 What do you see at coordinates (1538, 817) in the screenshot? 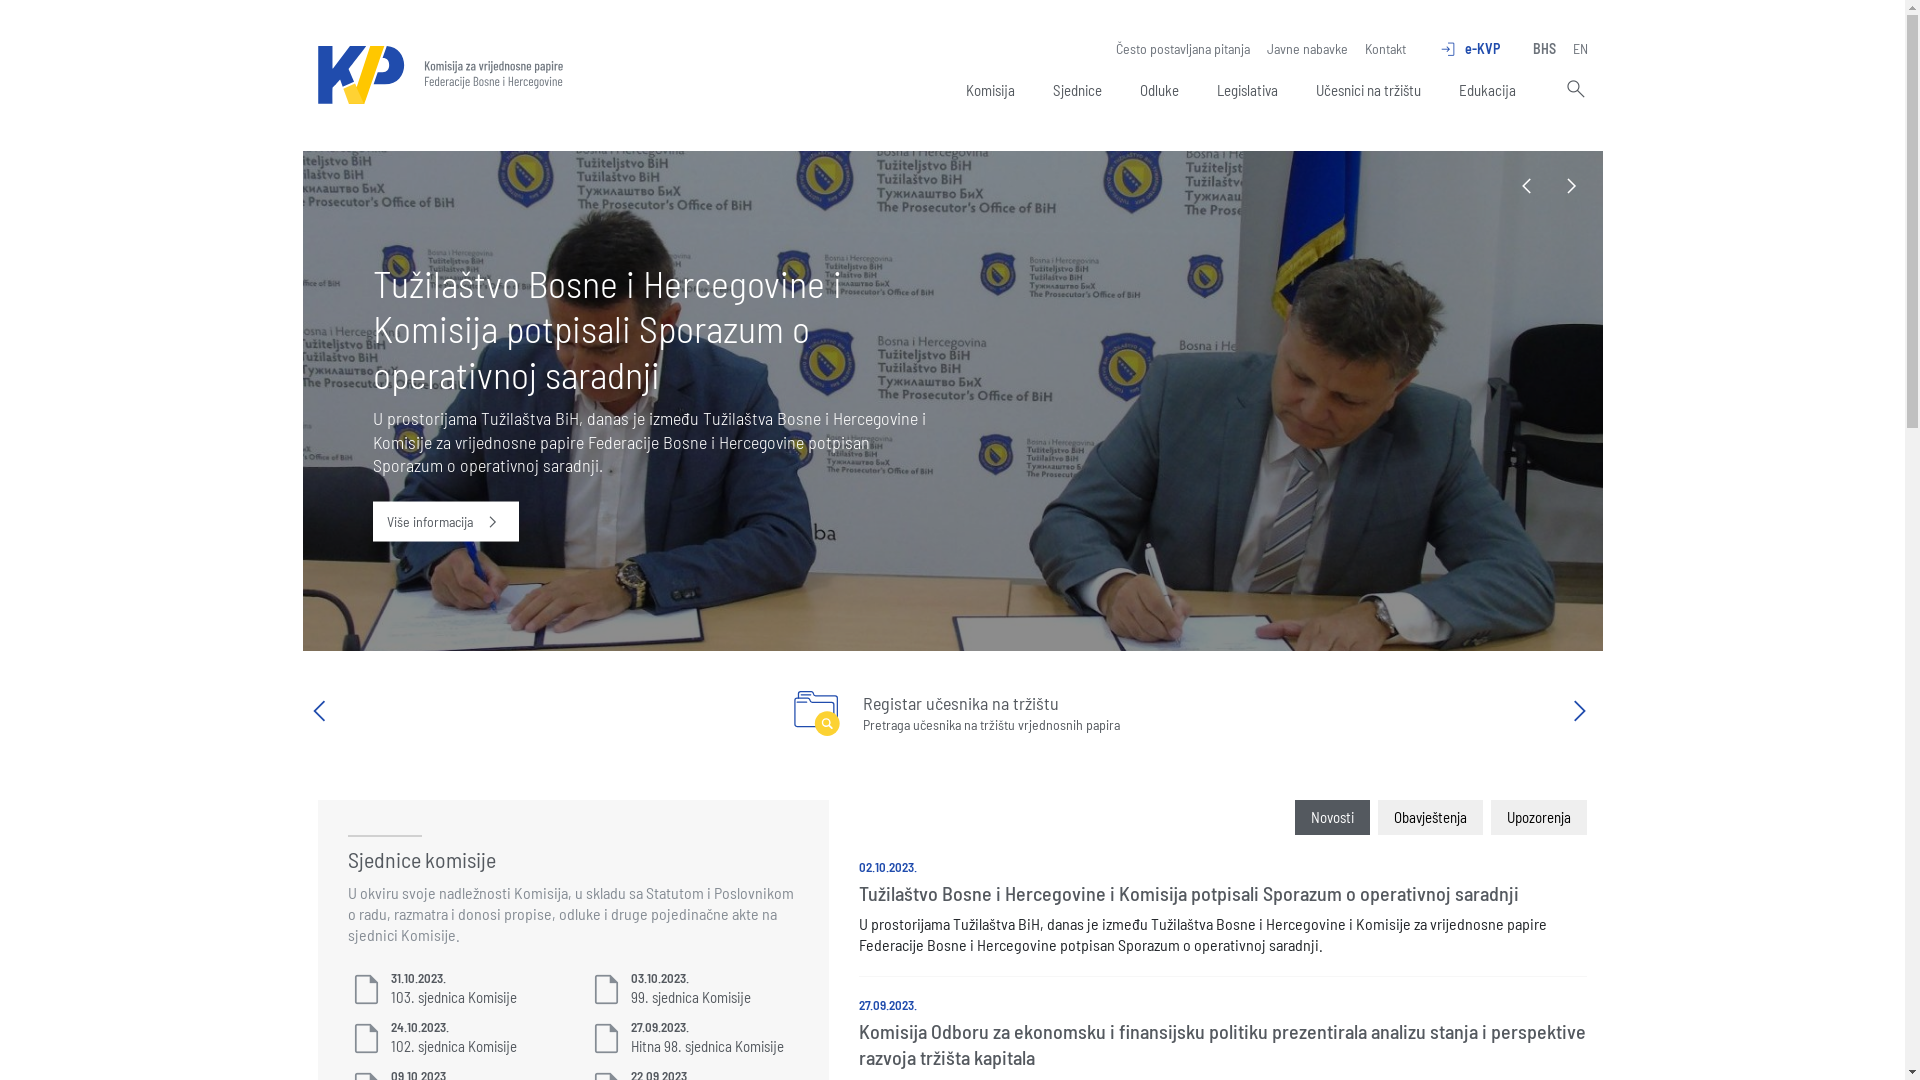
I see `'Upozorenja'` at bounding box center [1538, 817].